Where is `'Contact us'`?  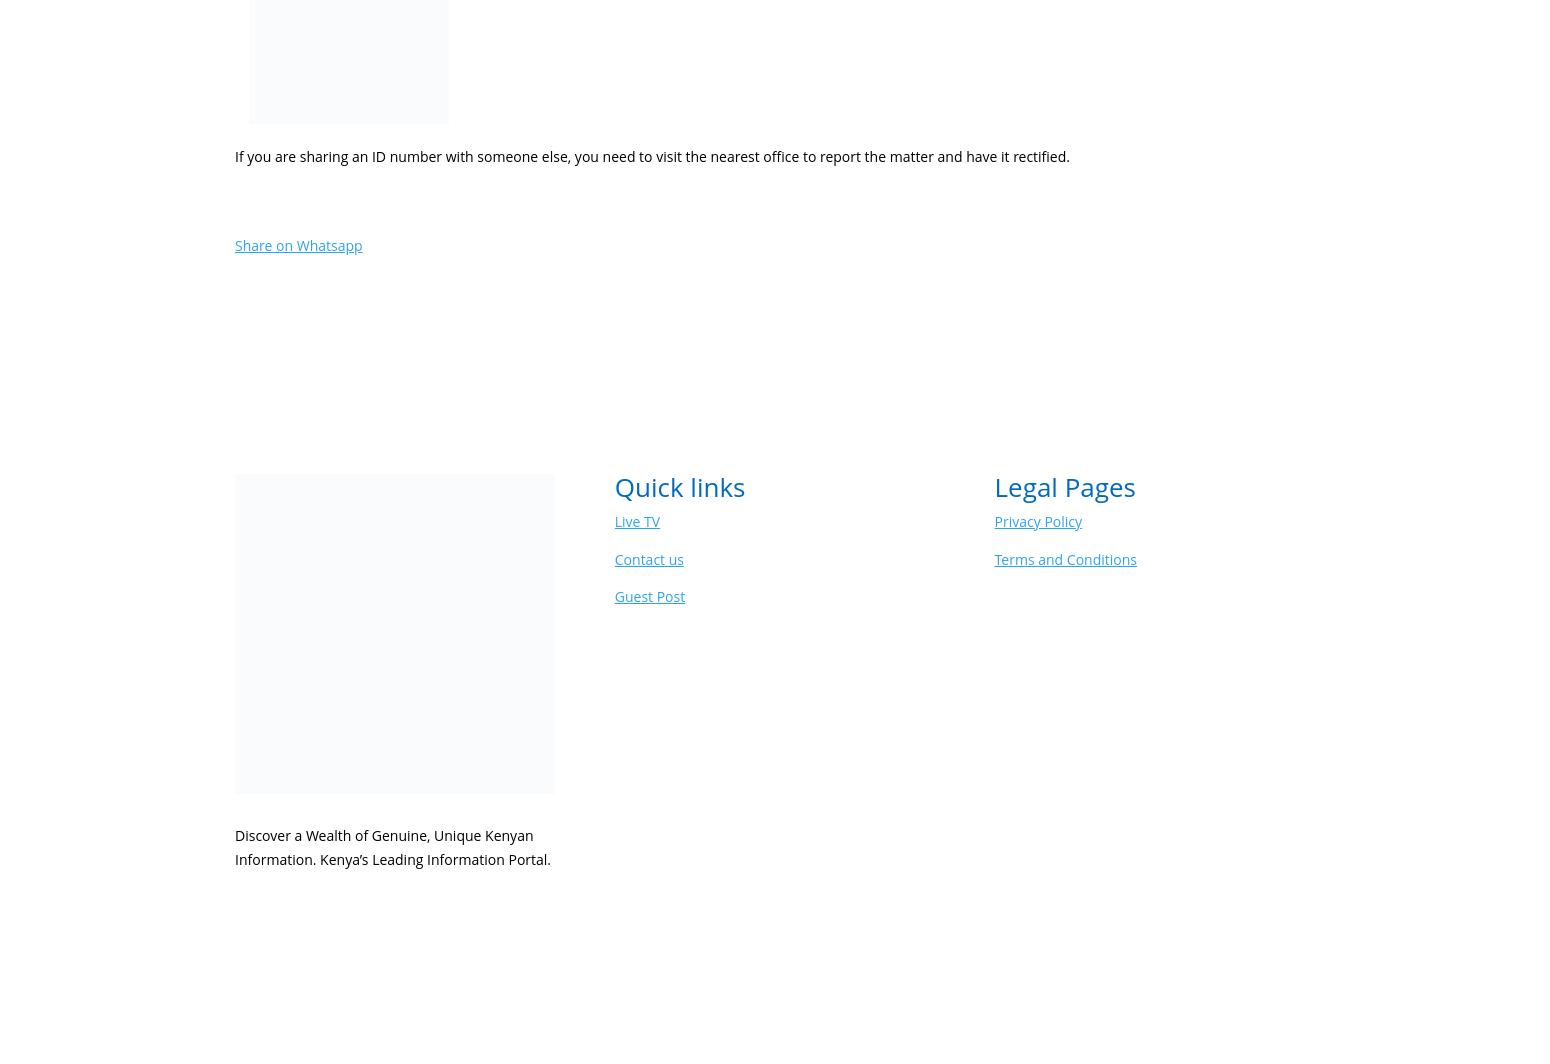 'Contact us' is located at coordinates (613, 558).